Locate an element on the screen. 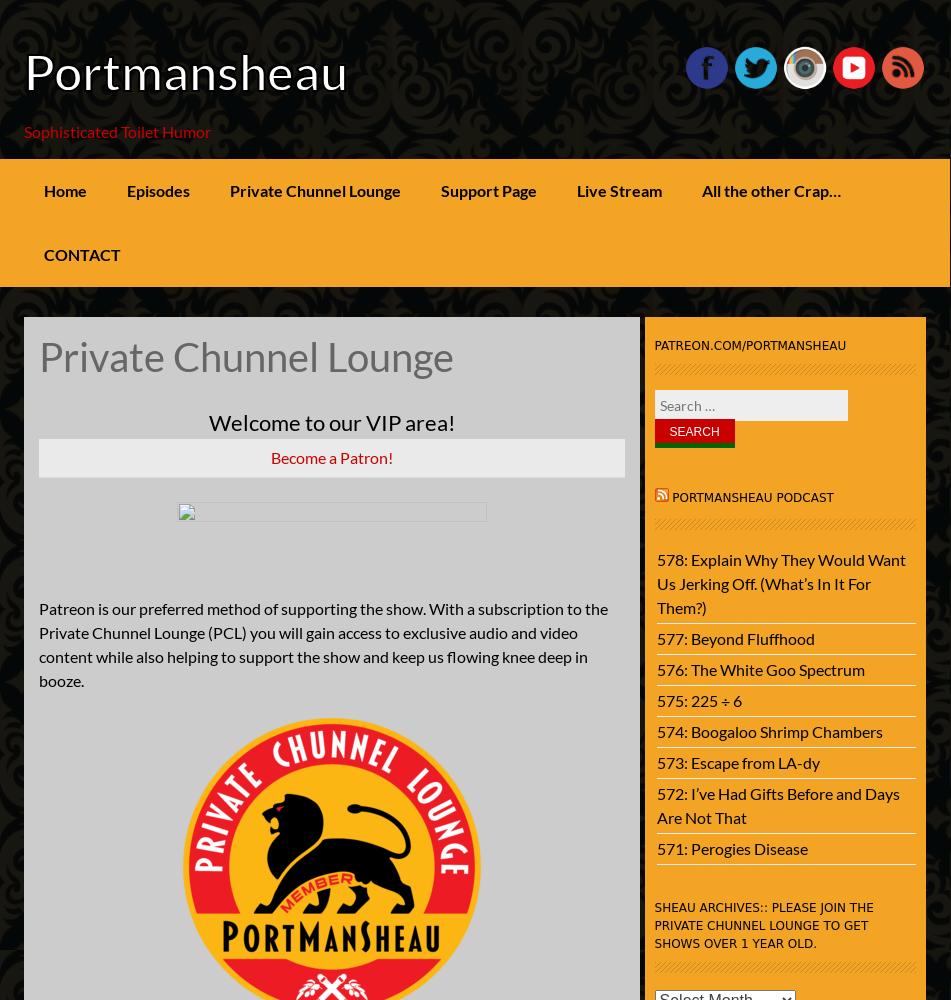  '574: Boogaloo Shrimp Chambers' is located at coordinates (767, 730).